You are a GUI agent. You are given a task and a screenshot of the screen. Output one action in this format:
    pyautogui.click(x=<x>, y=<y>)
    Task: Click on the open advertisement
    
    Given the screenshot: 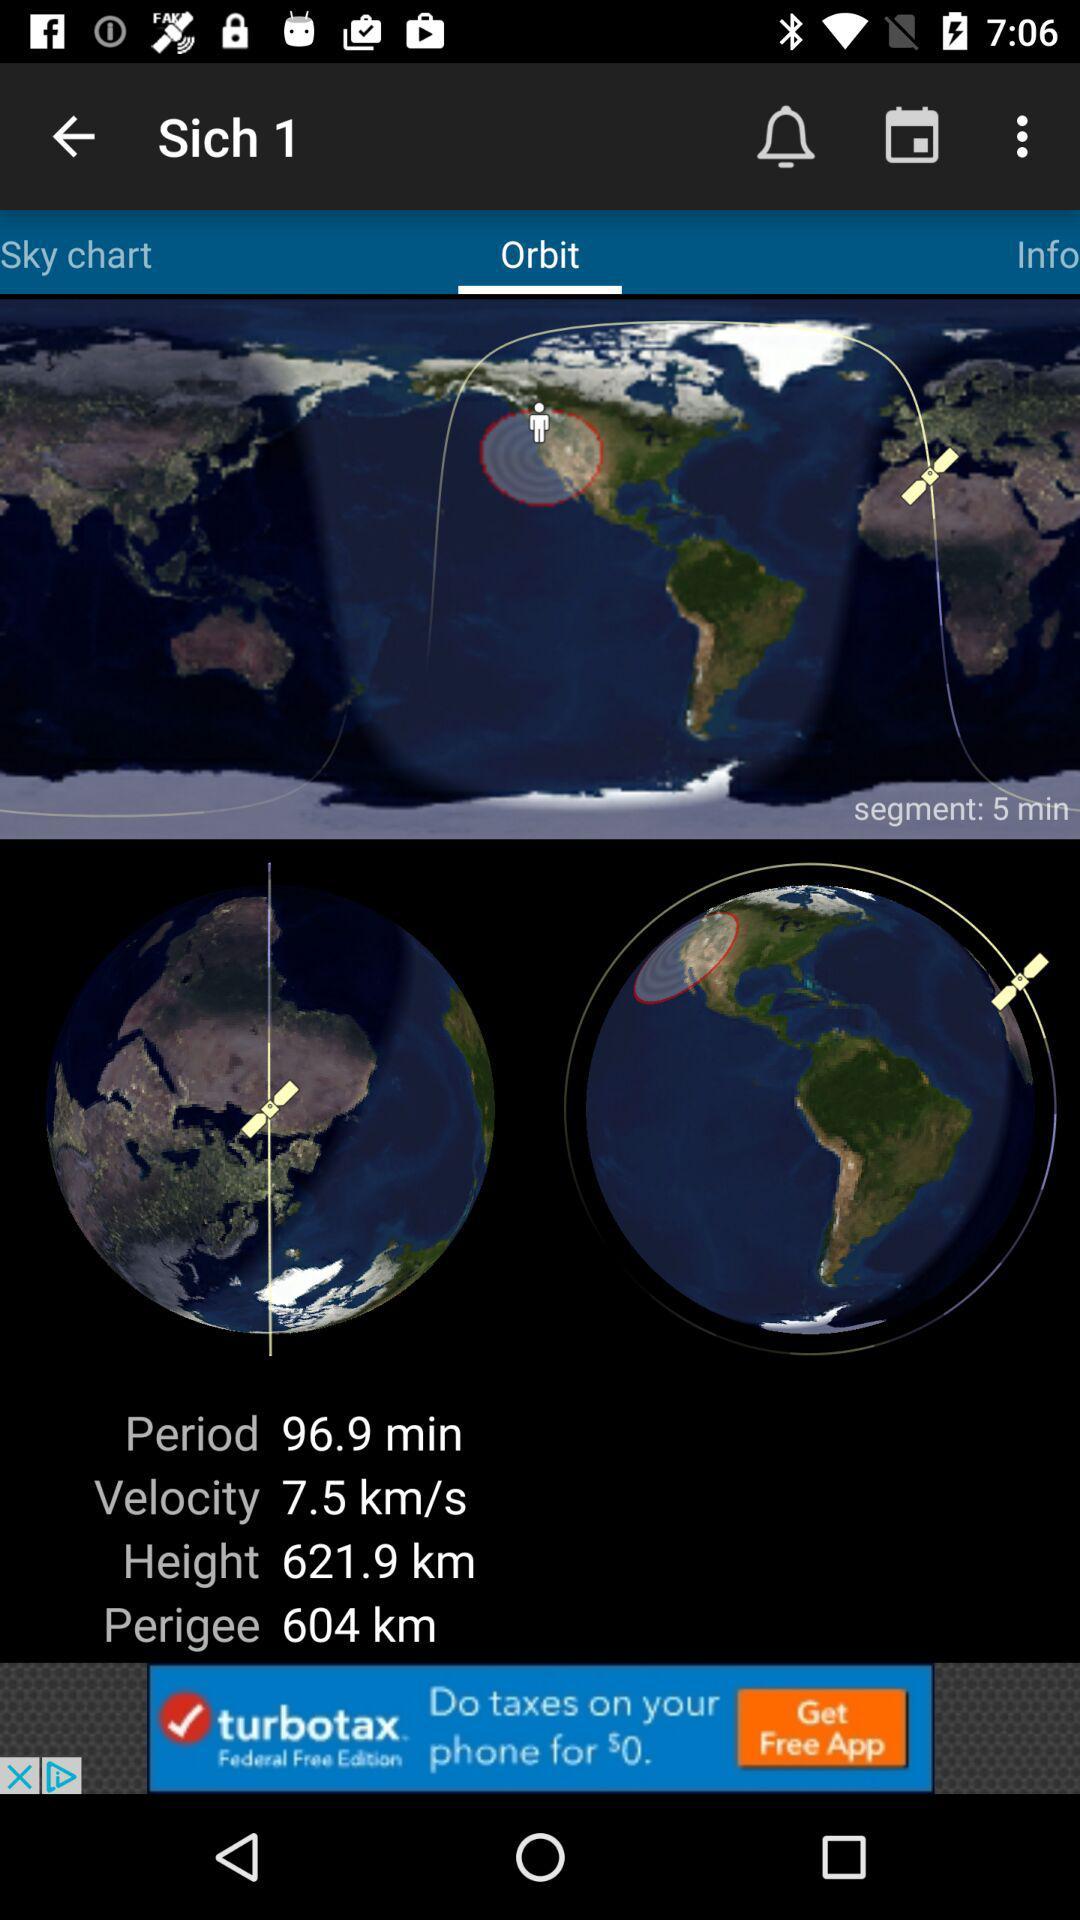 What is the action you would take?
    pyautogui.click(x=540, y=1727)
    